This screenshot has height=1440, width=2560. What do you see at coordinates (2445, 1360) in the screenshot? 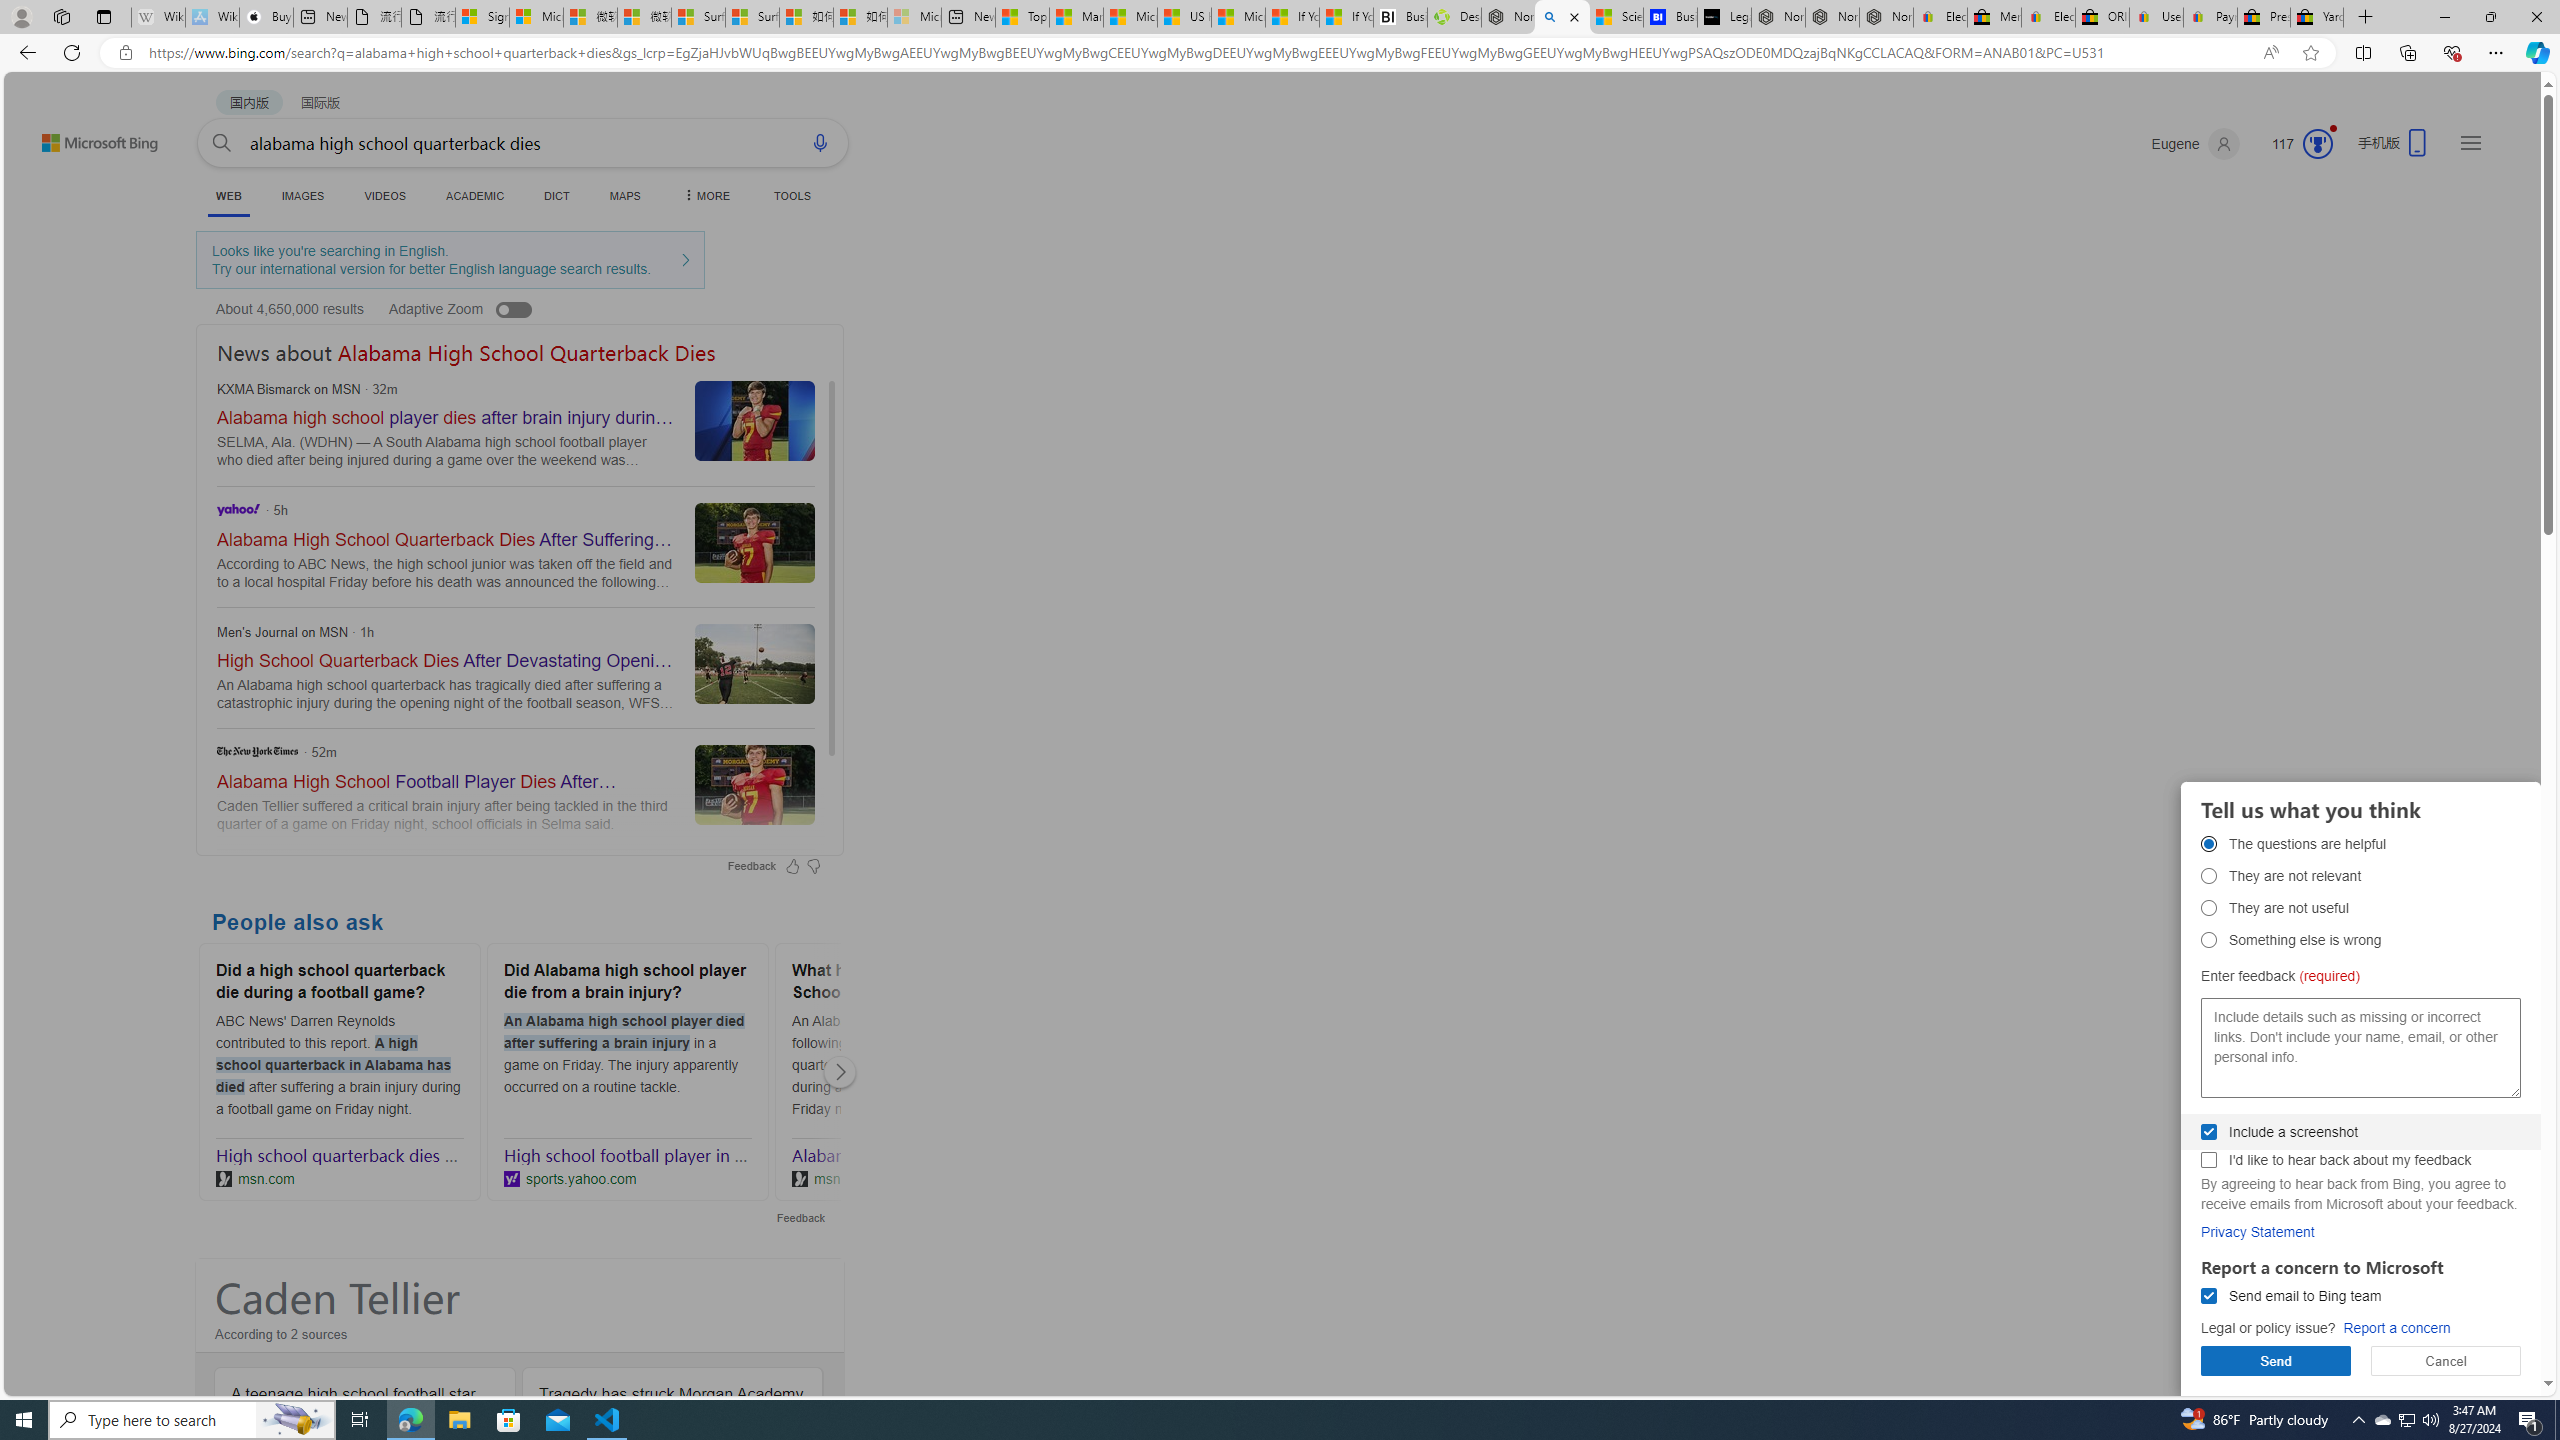
I see `'Cancel'` at bounding box center [2445, 1360].